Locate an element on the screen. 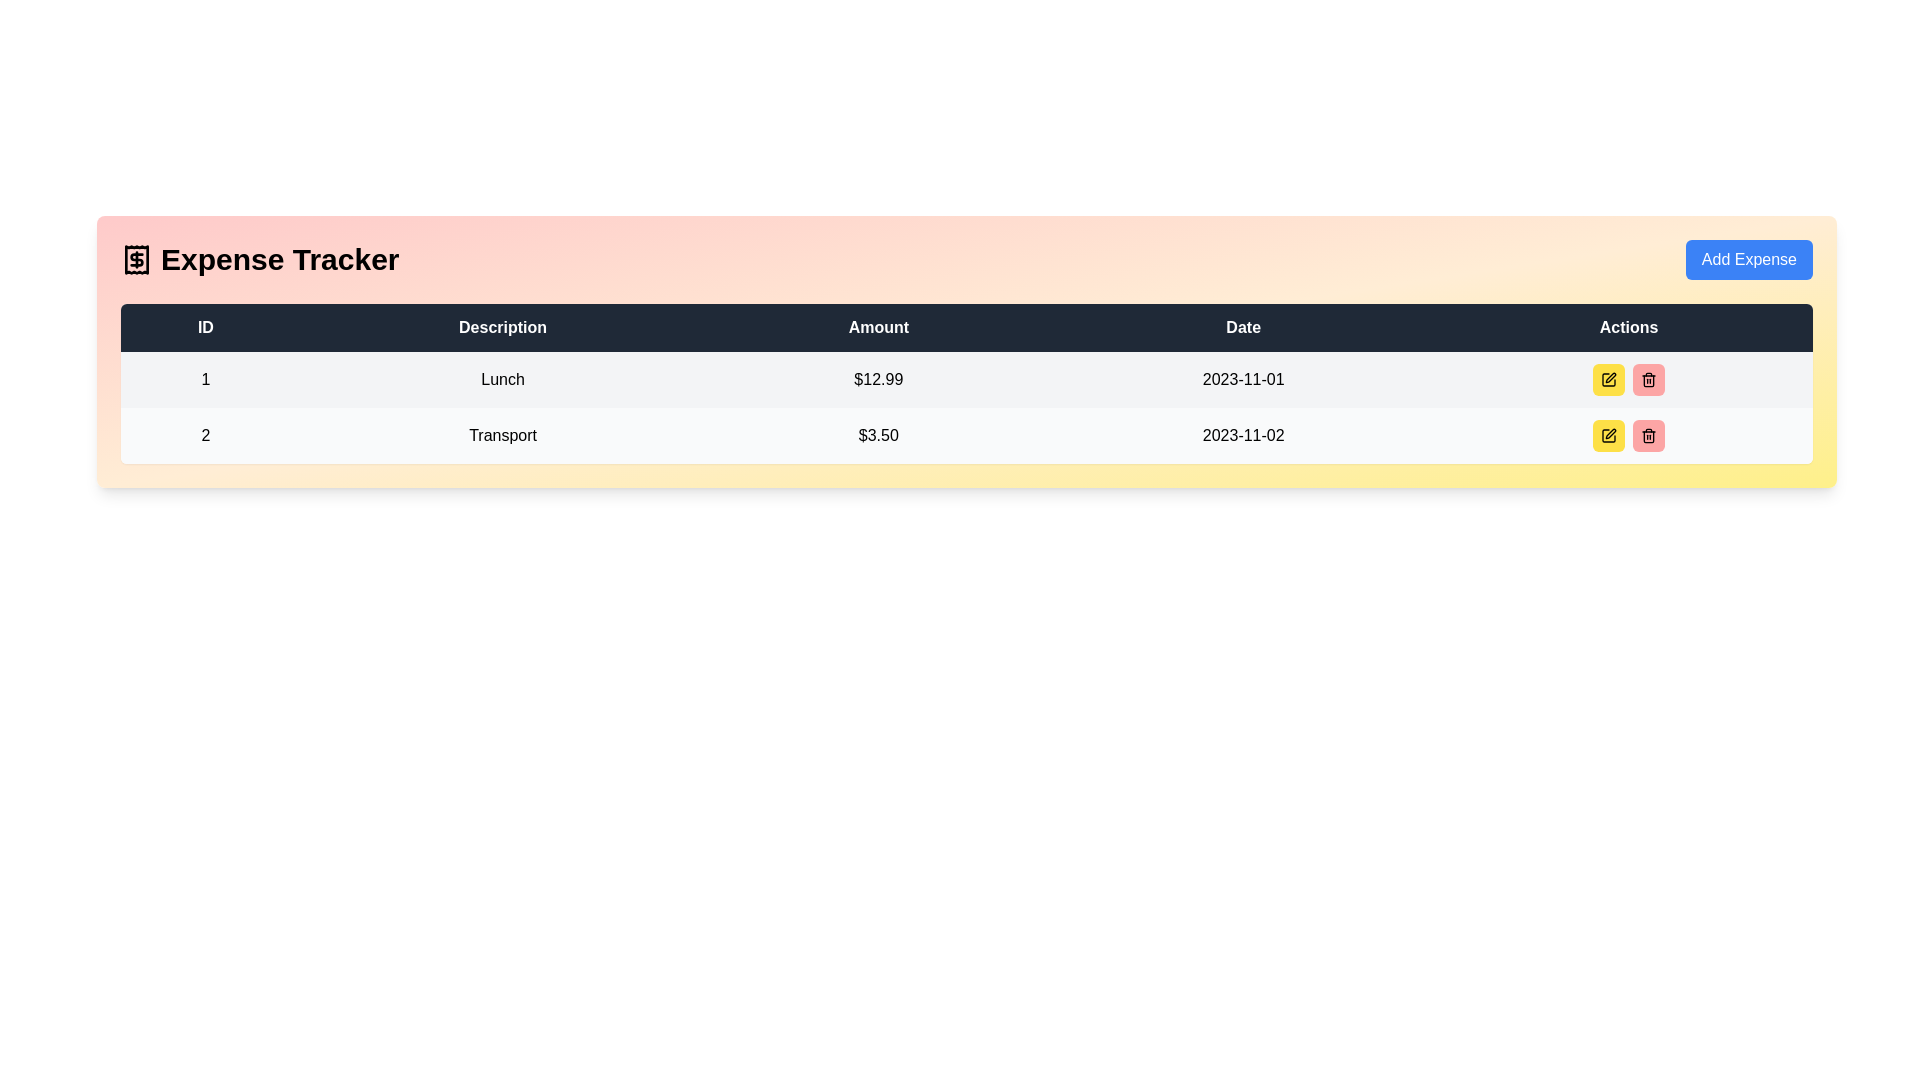 This screenshot has height=1080, width=1920. the delete action button located in the last row of the table, positioned to the right of the yellow edit button, to observe its hover effects is located at coordinates (1649, 434).